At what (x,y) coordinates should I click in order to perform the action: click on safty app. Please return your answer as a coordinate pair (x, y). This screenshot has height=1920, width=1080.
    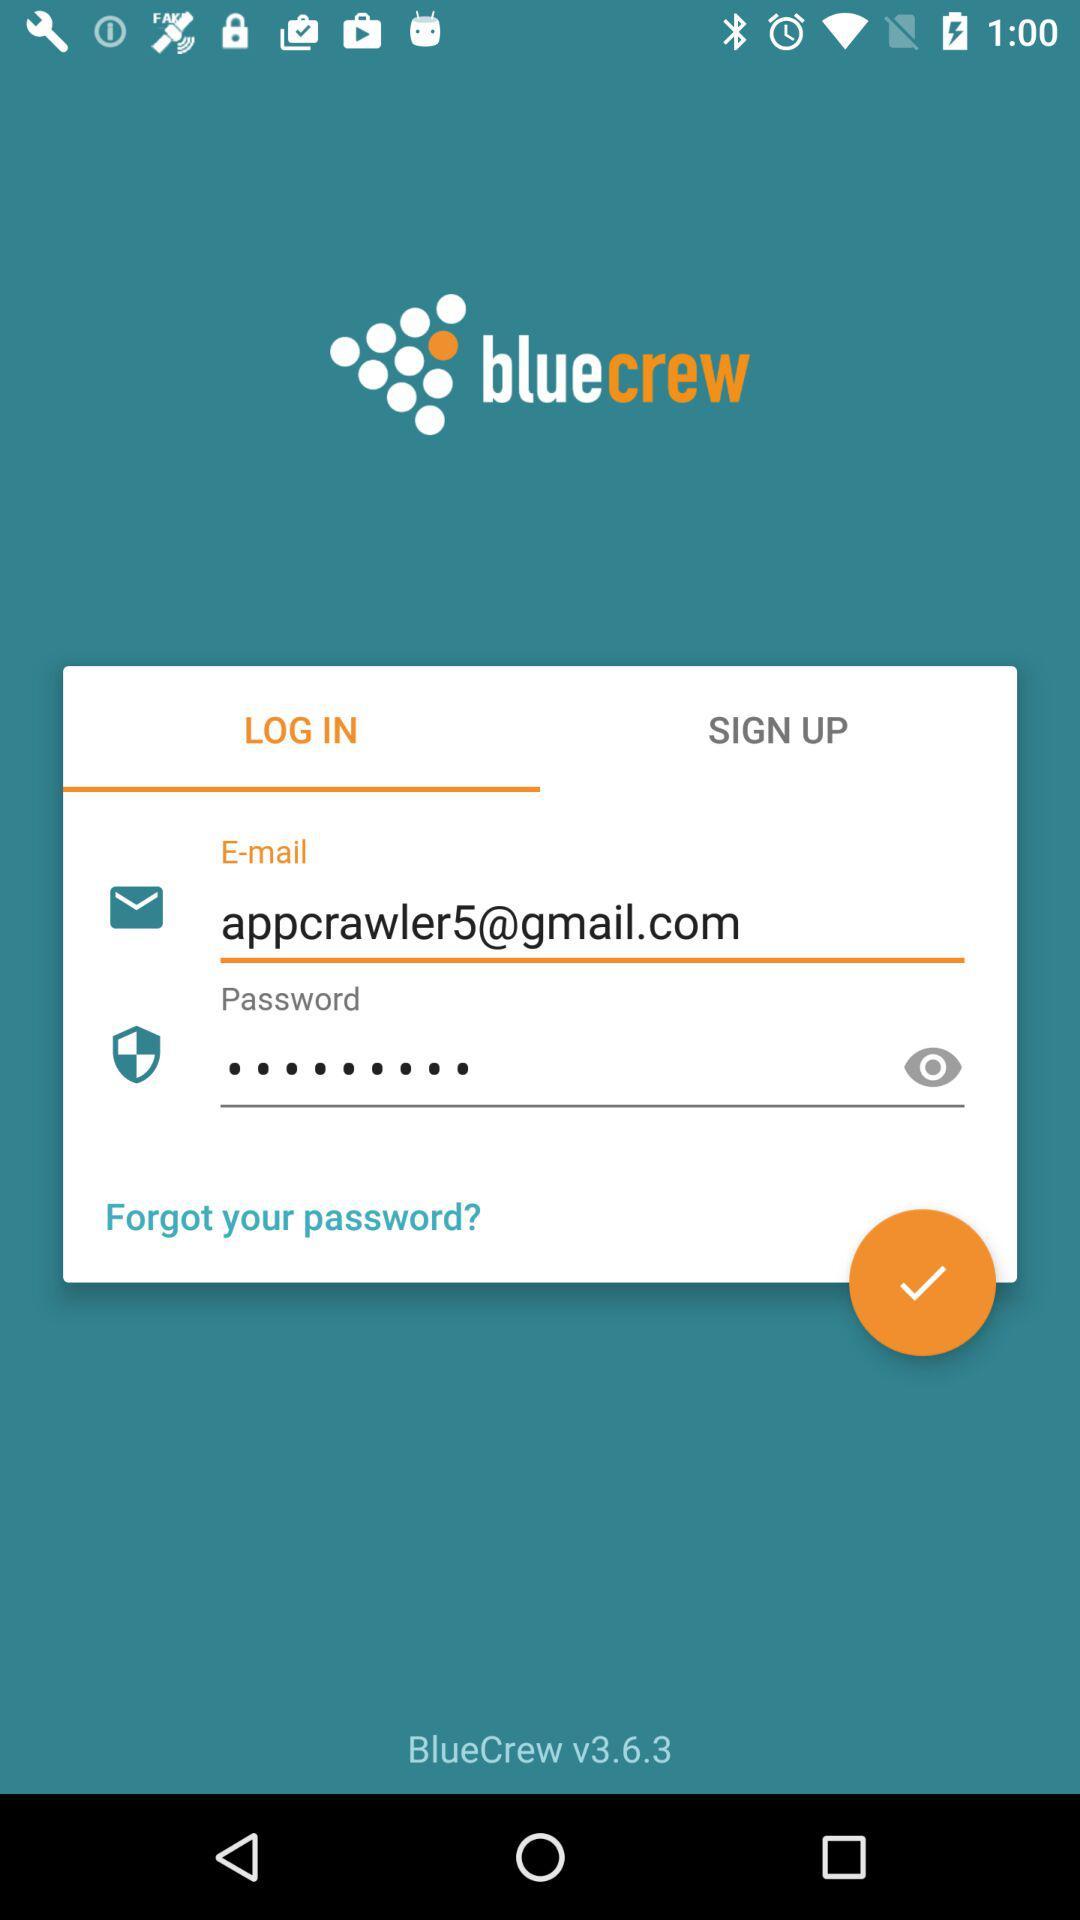
    Looking at the image, I should click on (933, 1067).